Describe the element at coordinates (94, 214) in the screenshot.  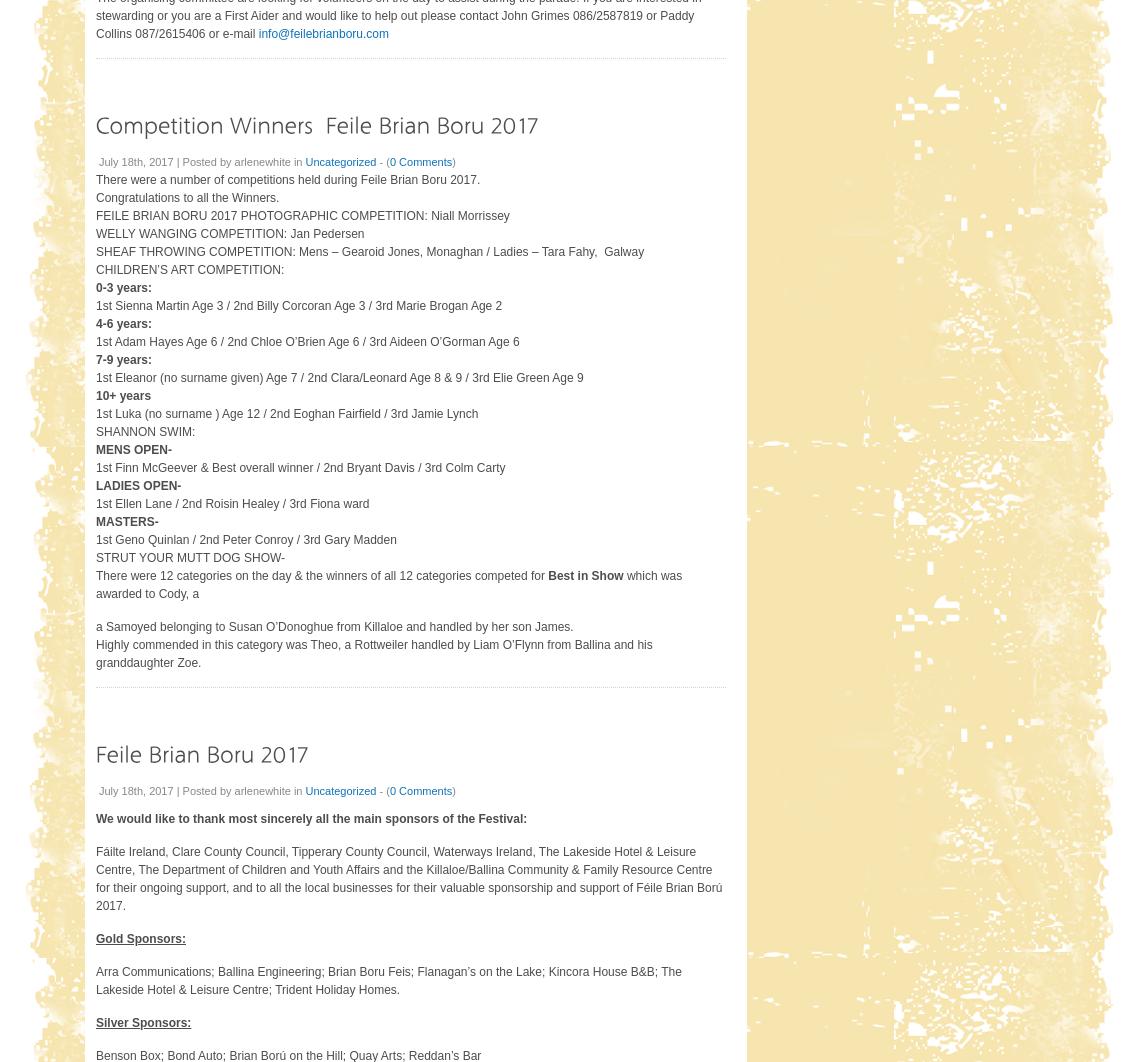
I see `'FEILE BRIAN BORU 2017 PHOTOGRAPHIC COMPETITION: Niall Morrissey'` at that location.